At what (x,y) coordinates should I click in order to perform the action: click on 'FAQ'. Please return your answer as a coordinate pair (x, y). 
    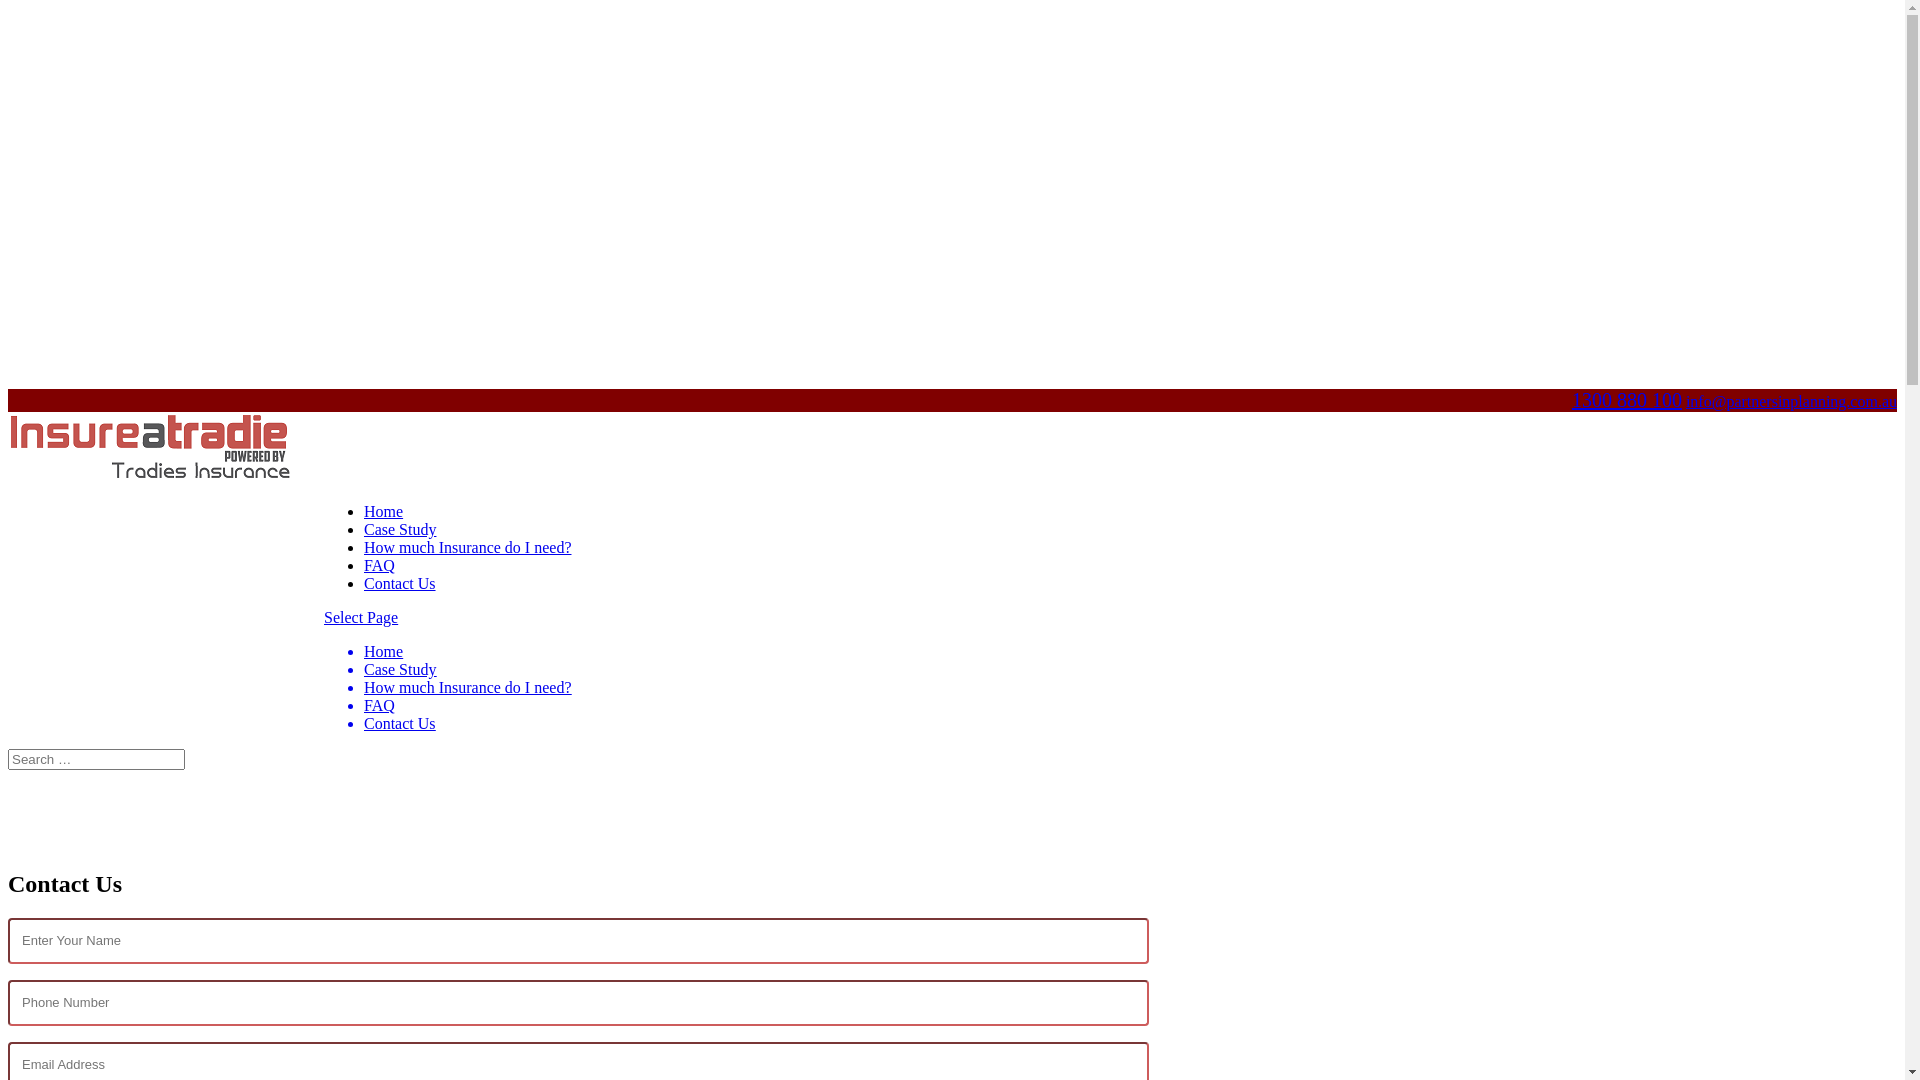
    Looking at the image, I should click on (379, 704).